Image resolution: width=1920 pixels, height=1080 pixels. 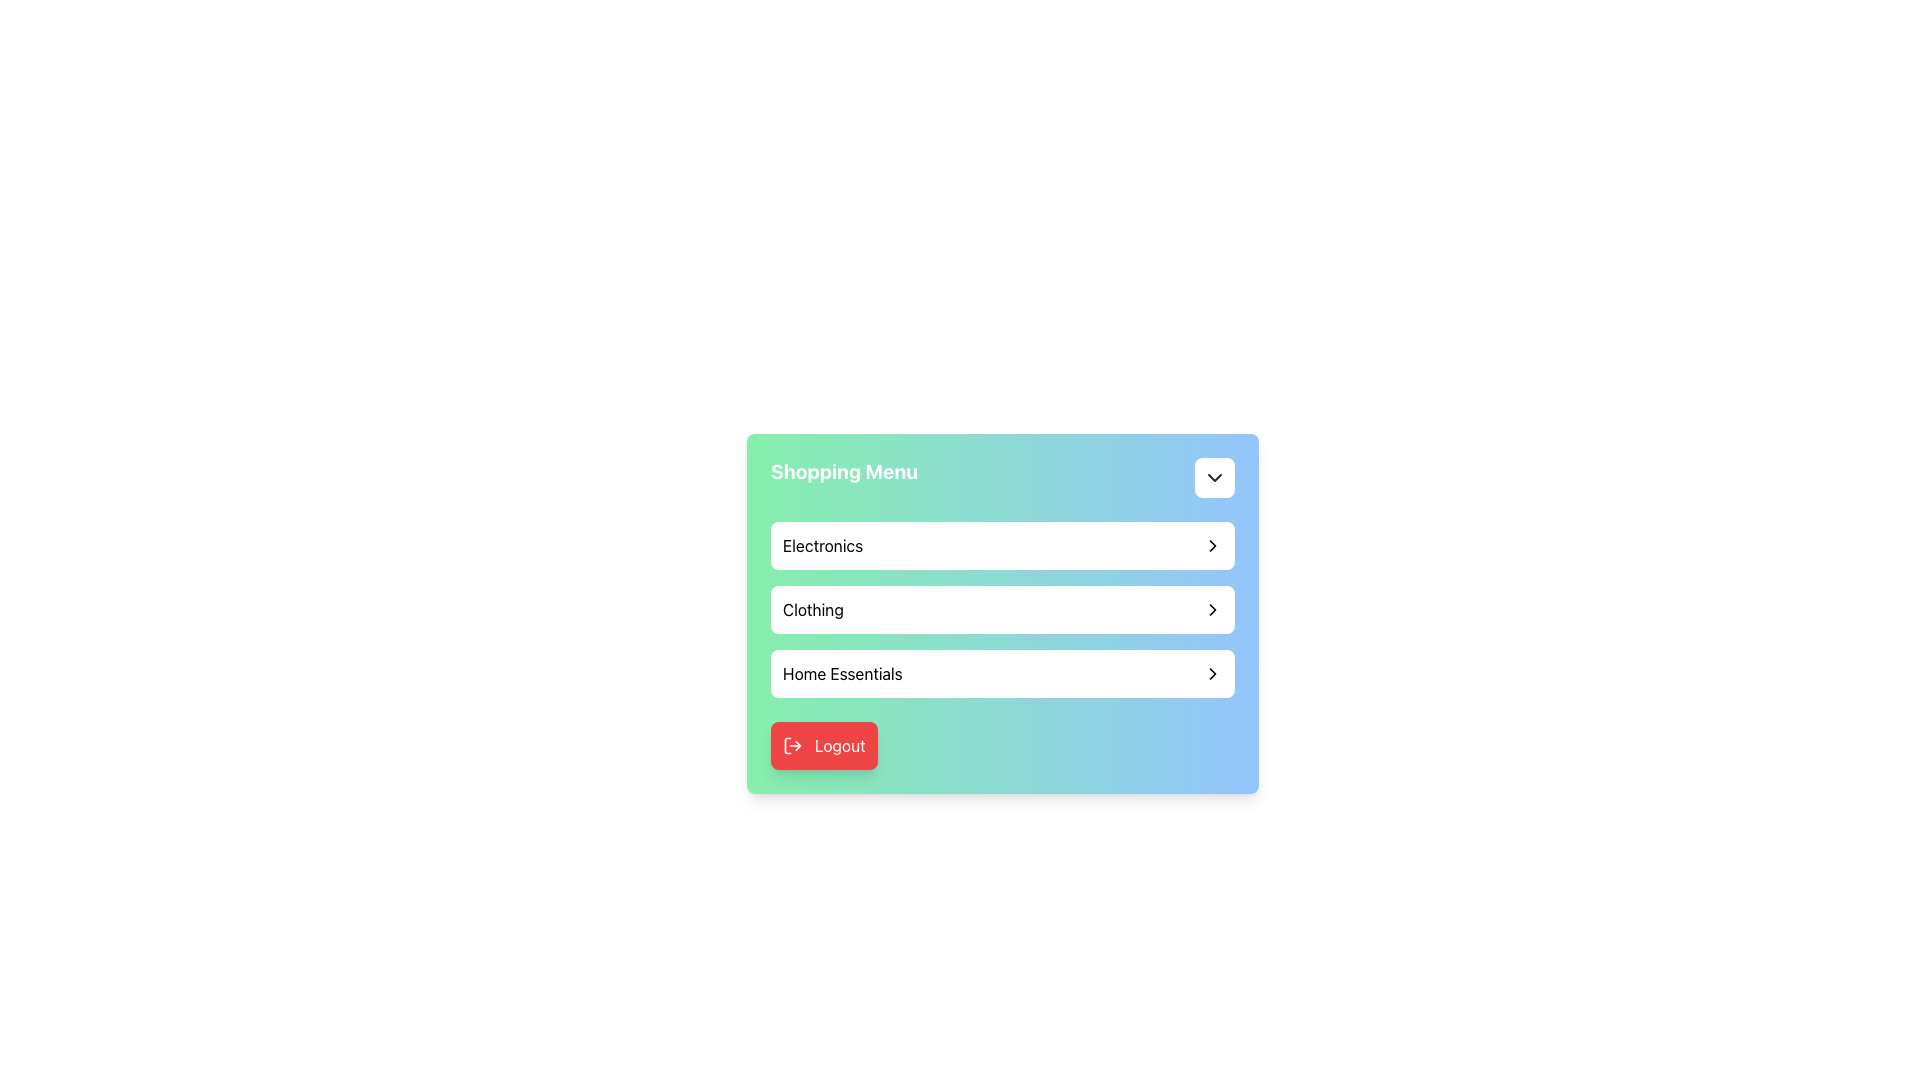 I want to click on the right-pointing chevron icon within the 'Clothing' menu, so click(x=1212, y=608).